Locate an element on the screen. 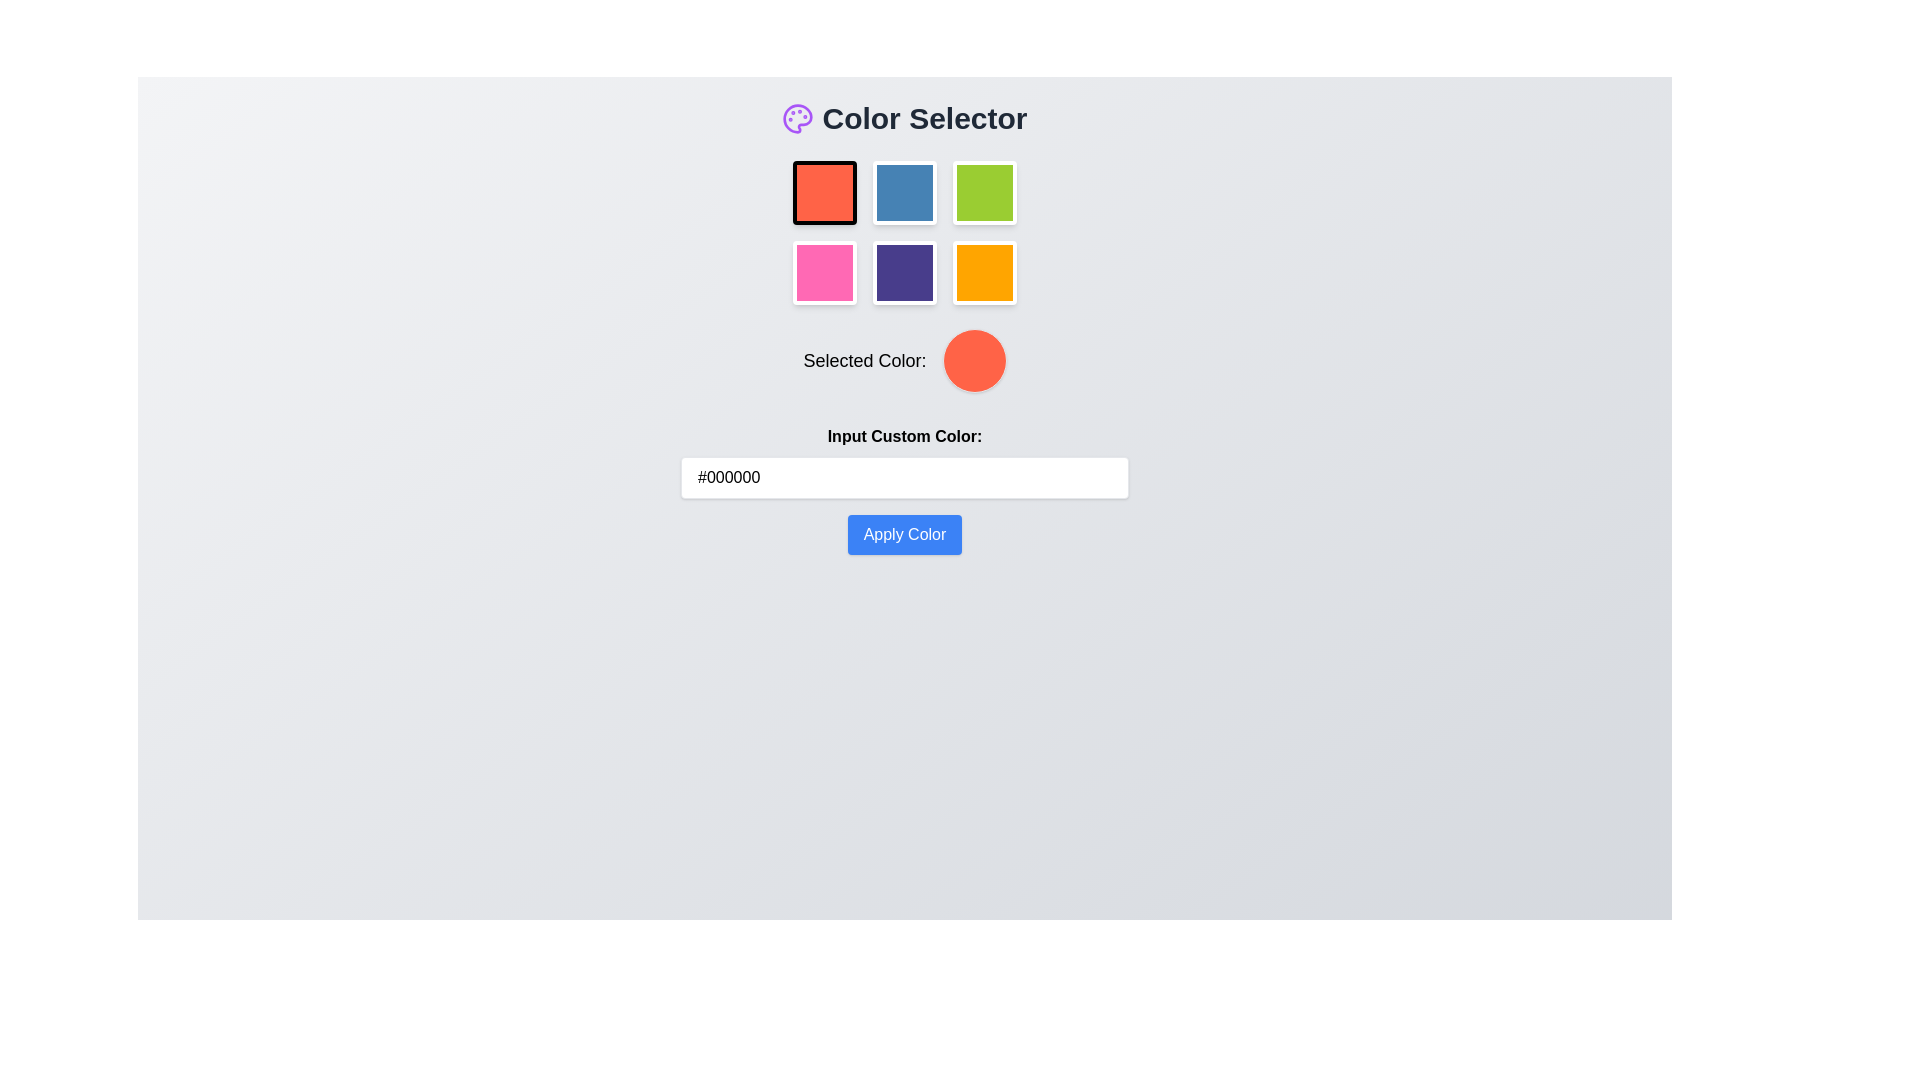  the label that guides users to input a custom color, positioned above the text input field is located at coordinates (903, 435).